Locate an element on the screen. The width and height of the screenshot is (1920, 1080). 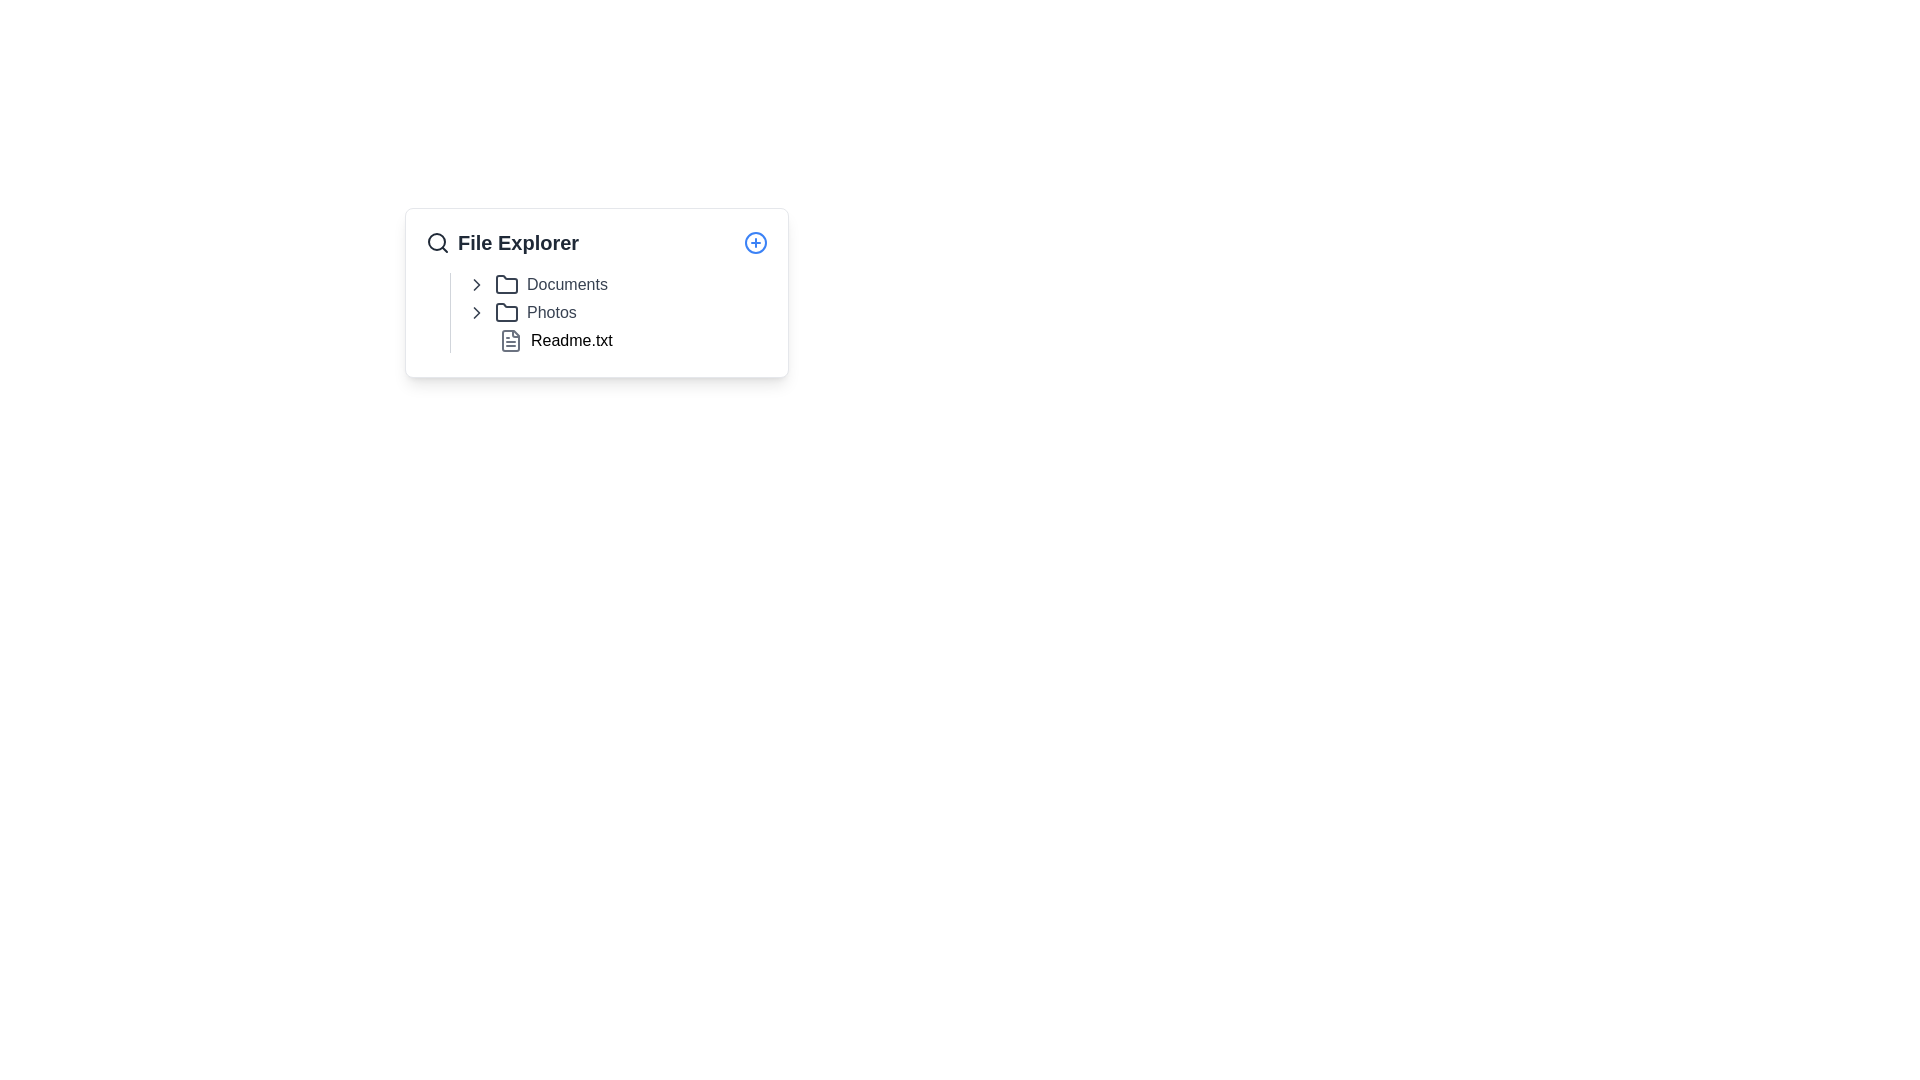
the circular icon button with a blue outline and a plus symbol located on the far right of the 'File Explorer' section is located at coordinates (754, 242).